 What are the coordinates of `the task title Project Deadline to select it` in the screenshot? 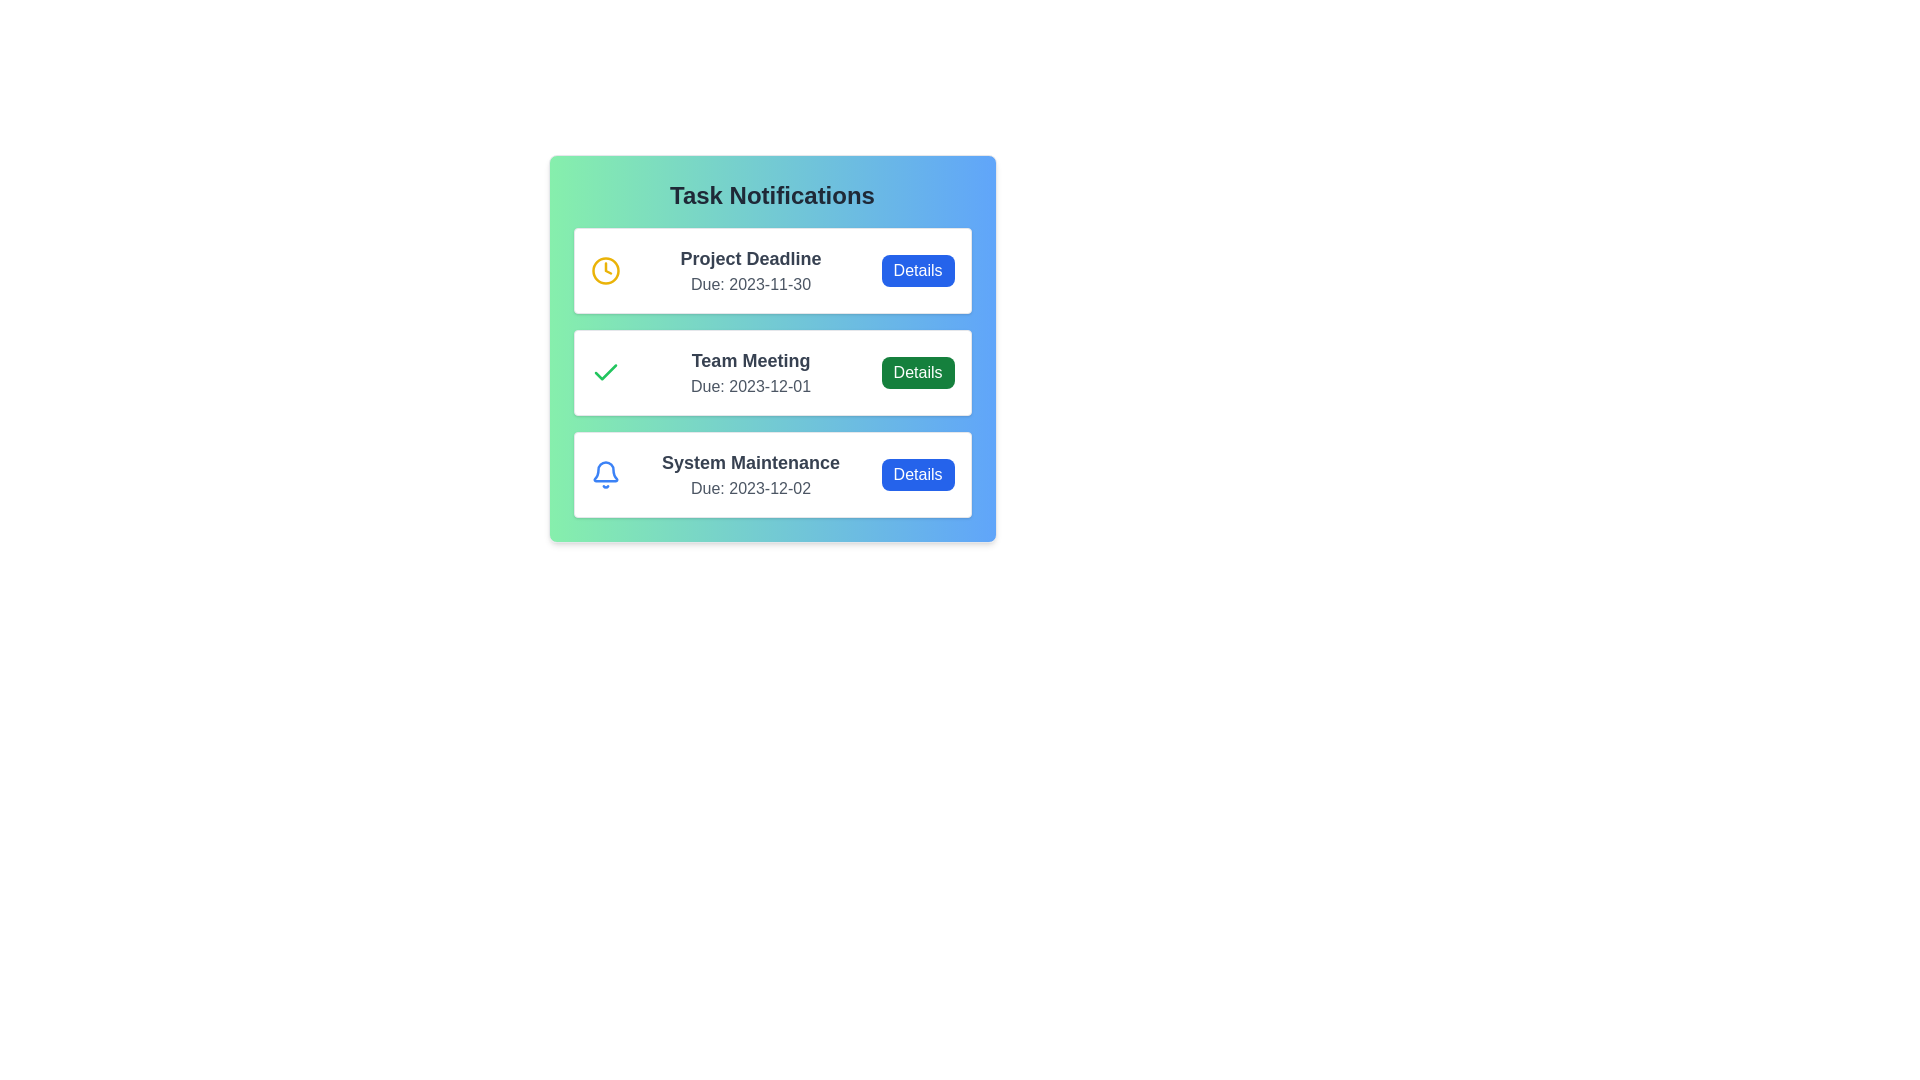 It's located at (750, 257).